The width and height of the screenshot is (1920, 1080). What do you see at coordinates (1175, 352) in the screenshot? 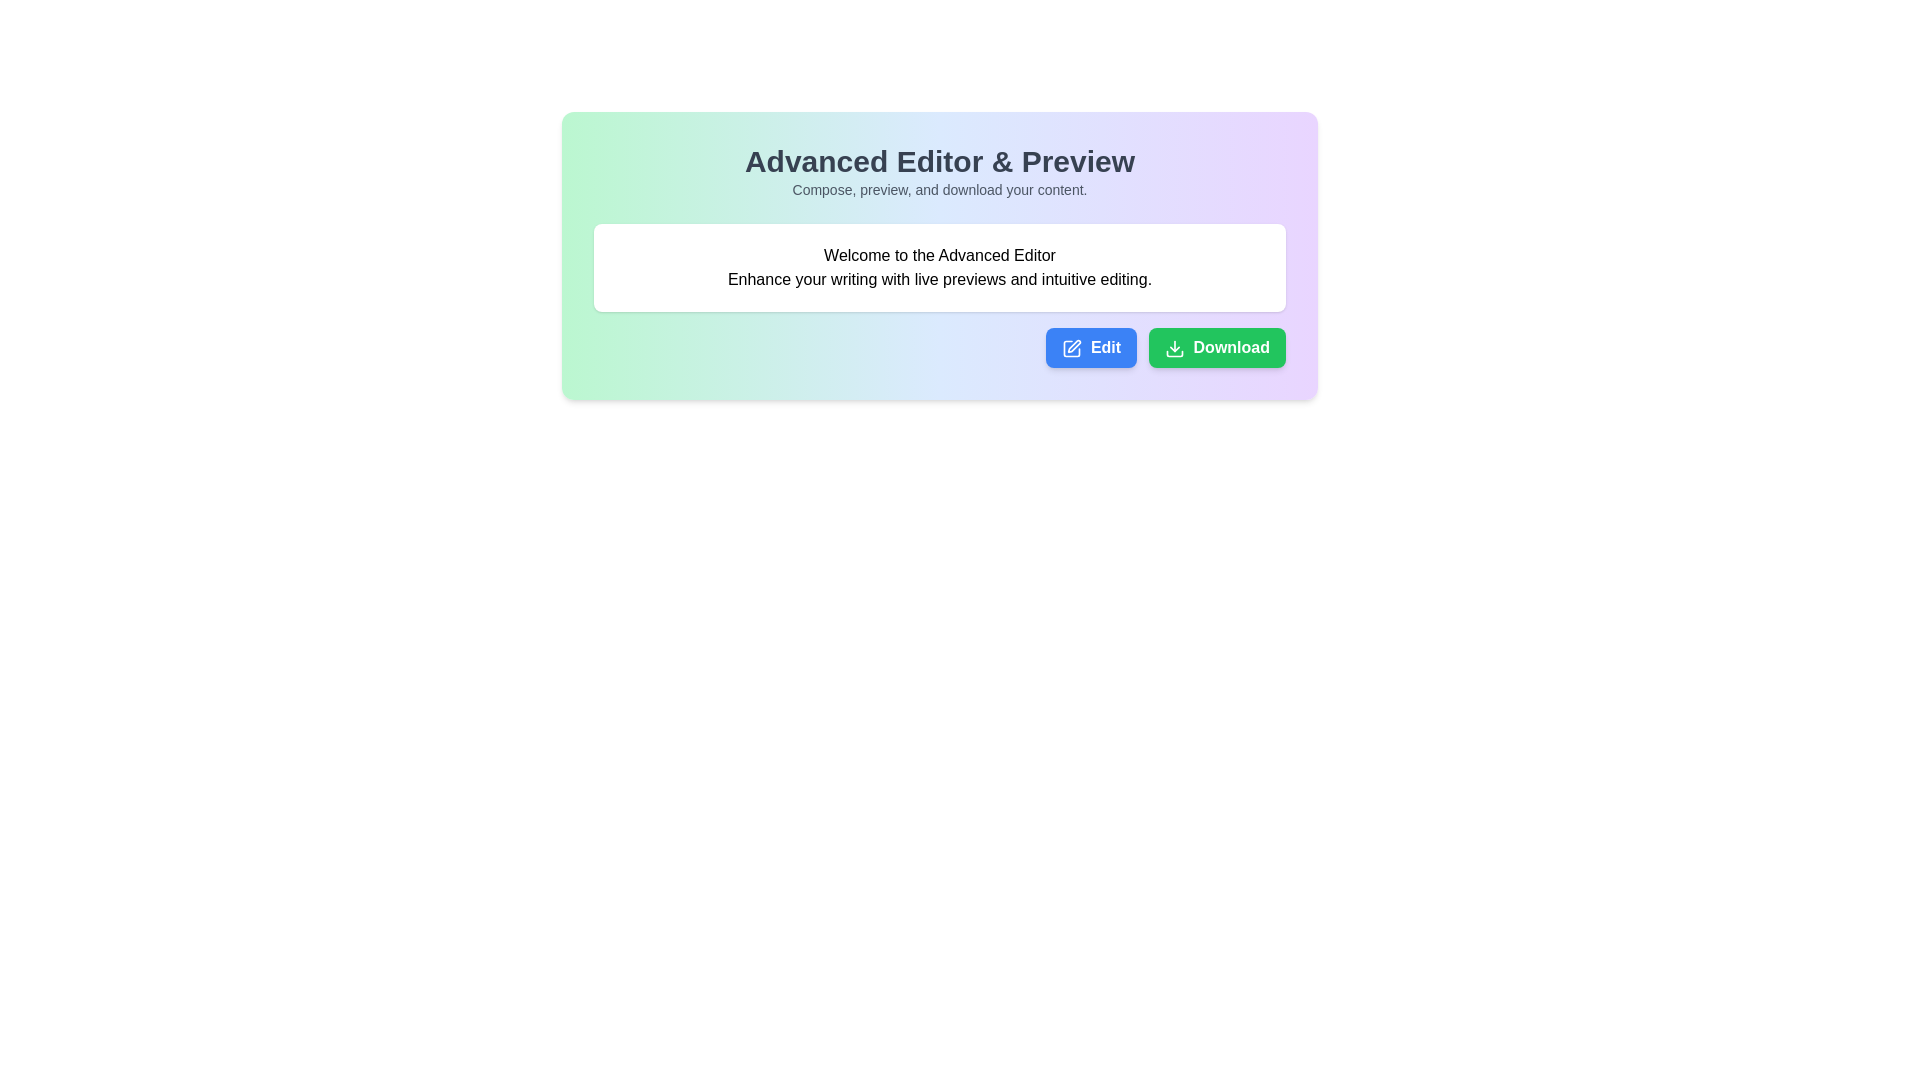
I see `the bottom-most component of the download icon, which resembles a tray or document holder and is part of the green download button on the right side of the interface` at bounding box center [1175, 352].